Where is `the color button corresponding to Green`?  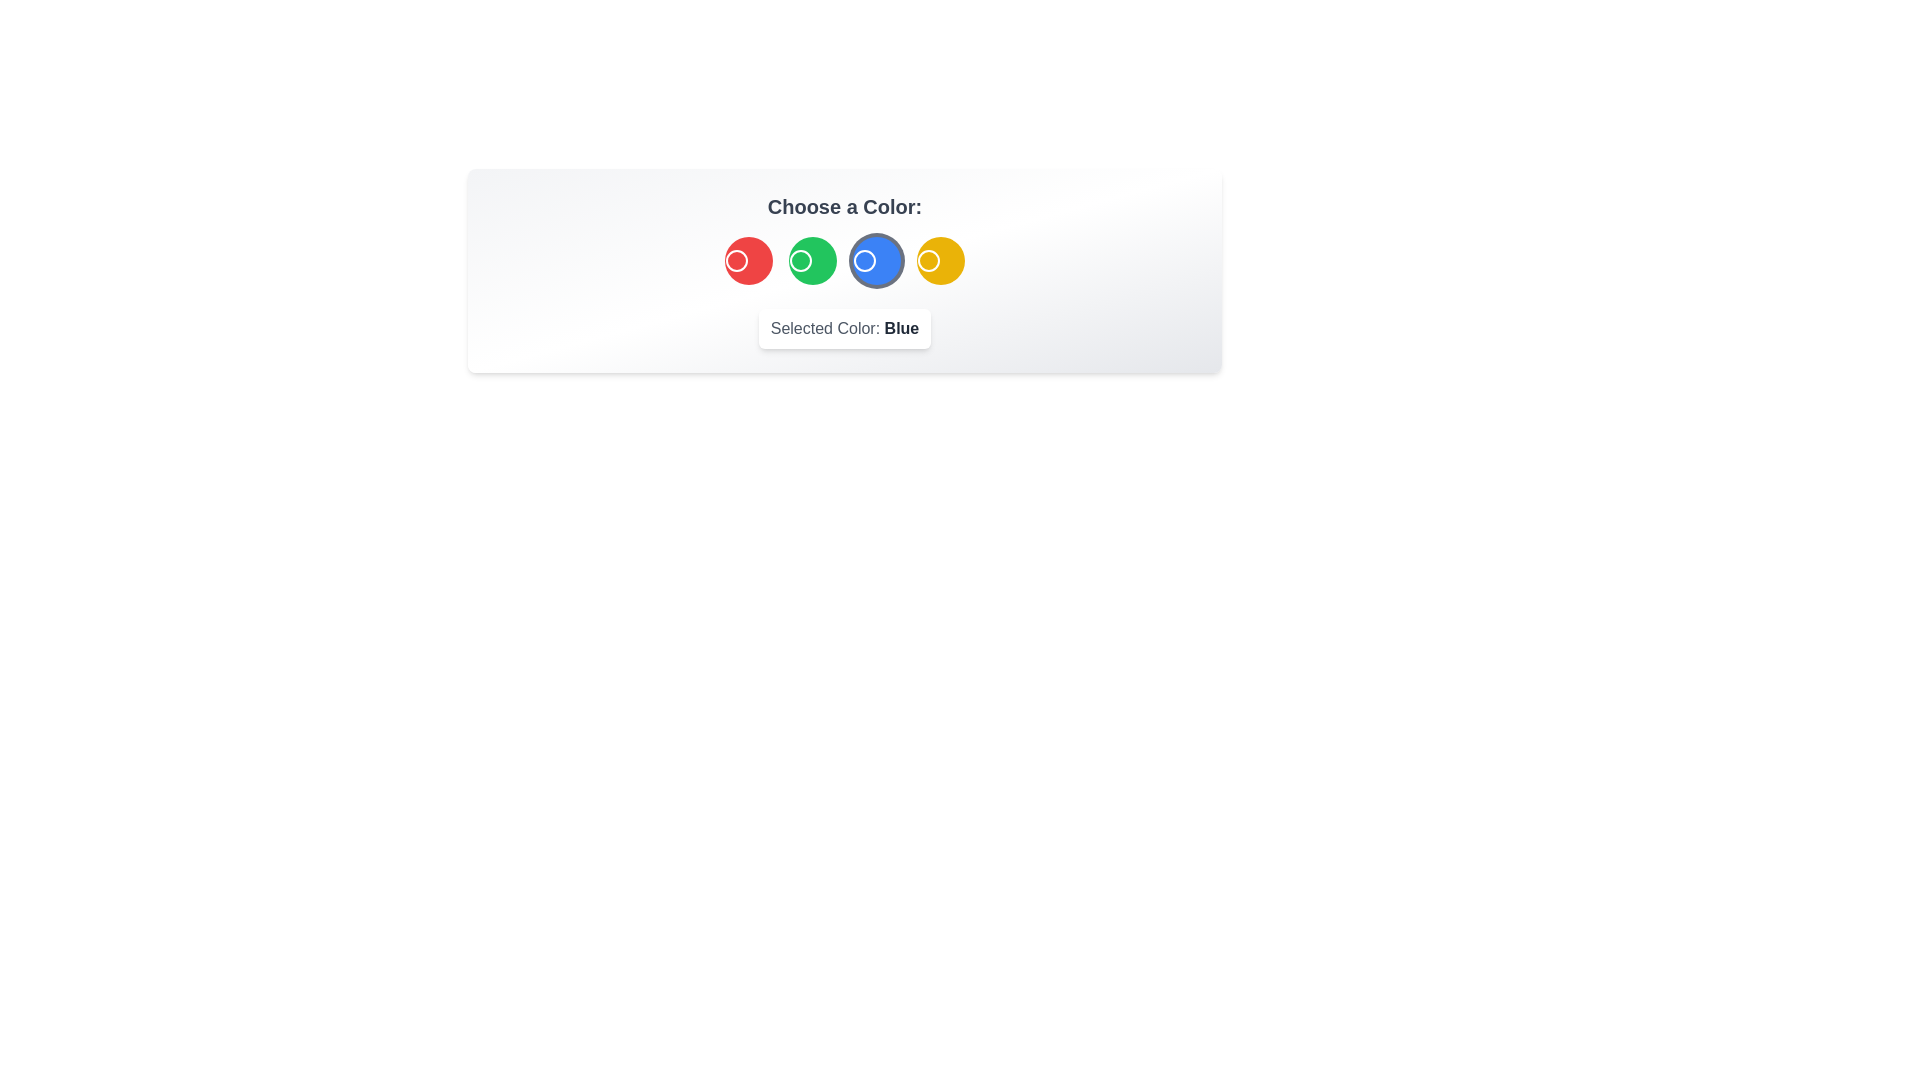 the color button corresponding to Green is located at coordinates (812, 260).